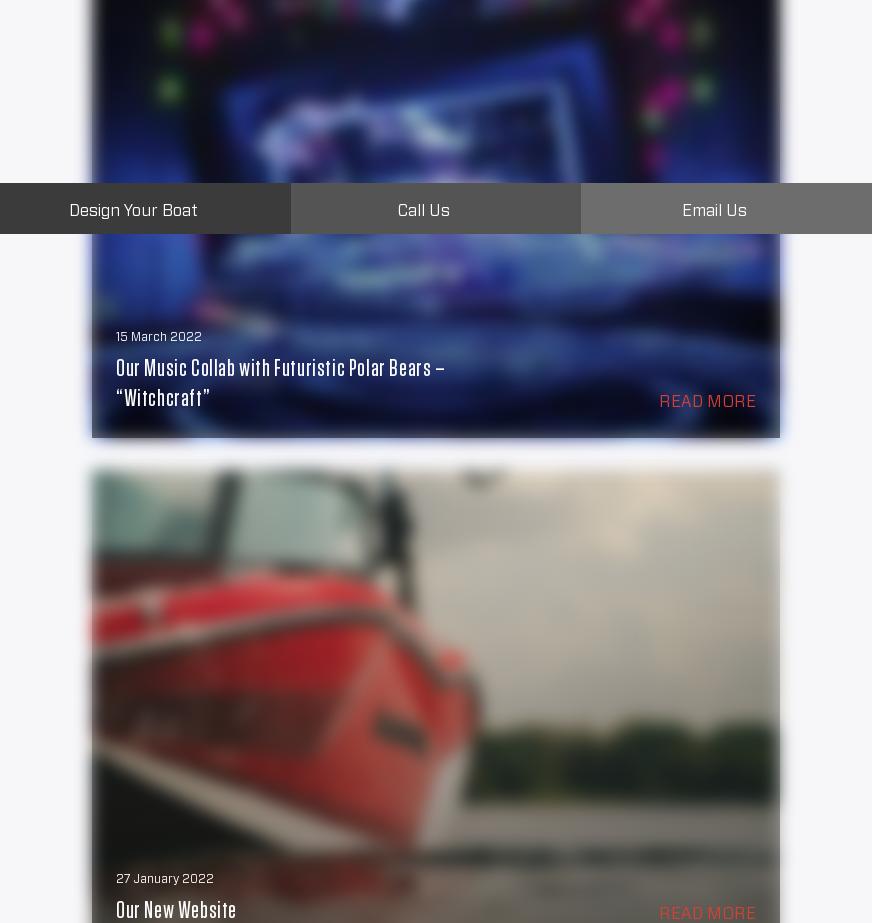 The image size is (872, 923). I want to click on 'Our Music Collab with Futuristic Polar Bears – “Witchcraft”', so click(279, 383).